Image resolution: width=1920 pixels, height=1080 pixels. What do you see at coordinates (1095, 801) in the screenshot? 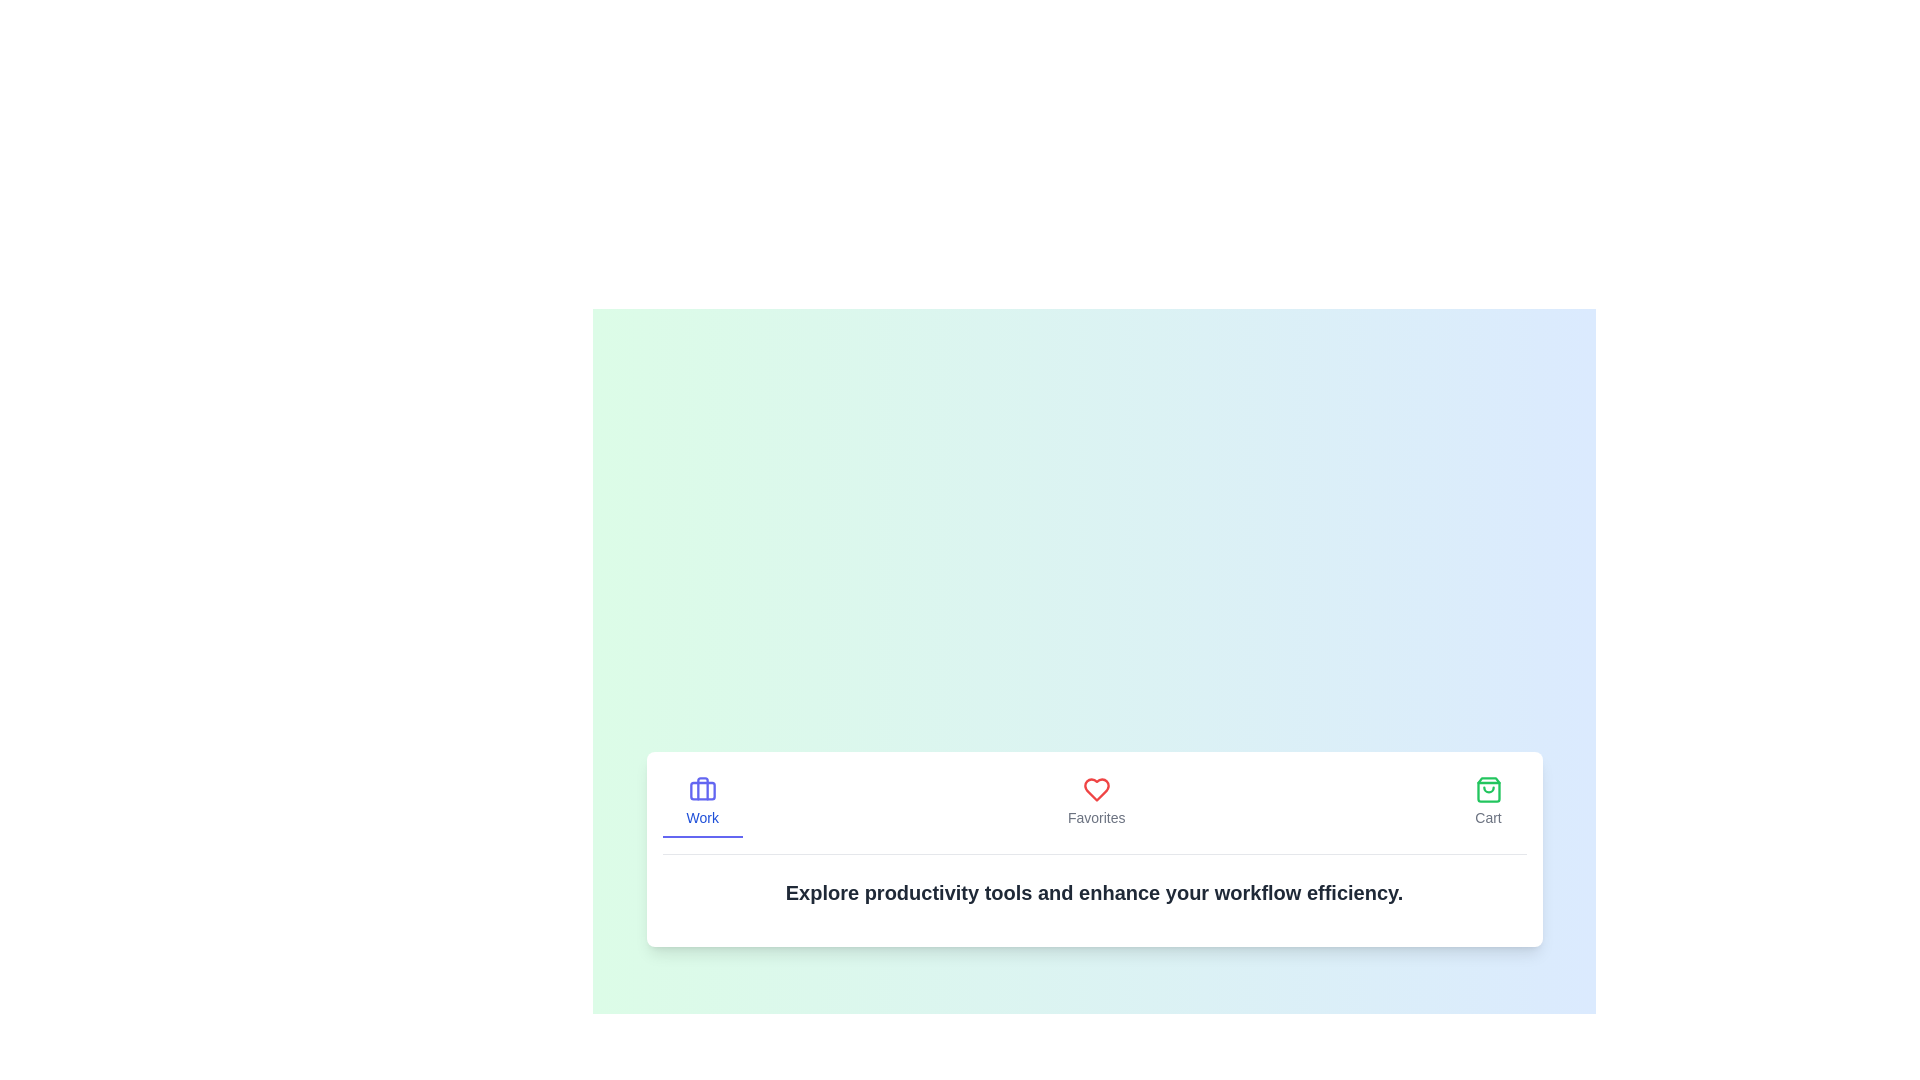
I see `the tab labeled Favorites` at bounding box center [1095, 801].